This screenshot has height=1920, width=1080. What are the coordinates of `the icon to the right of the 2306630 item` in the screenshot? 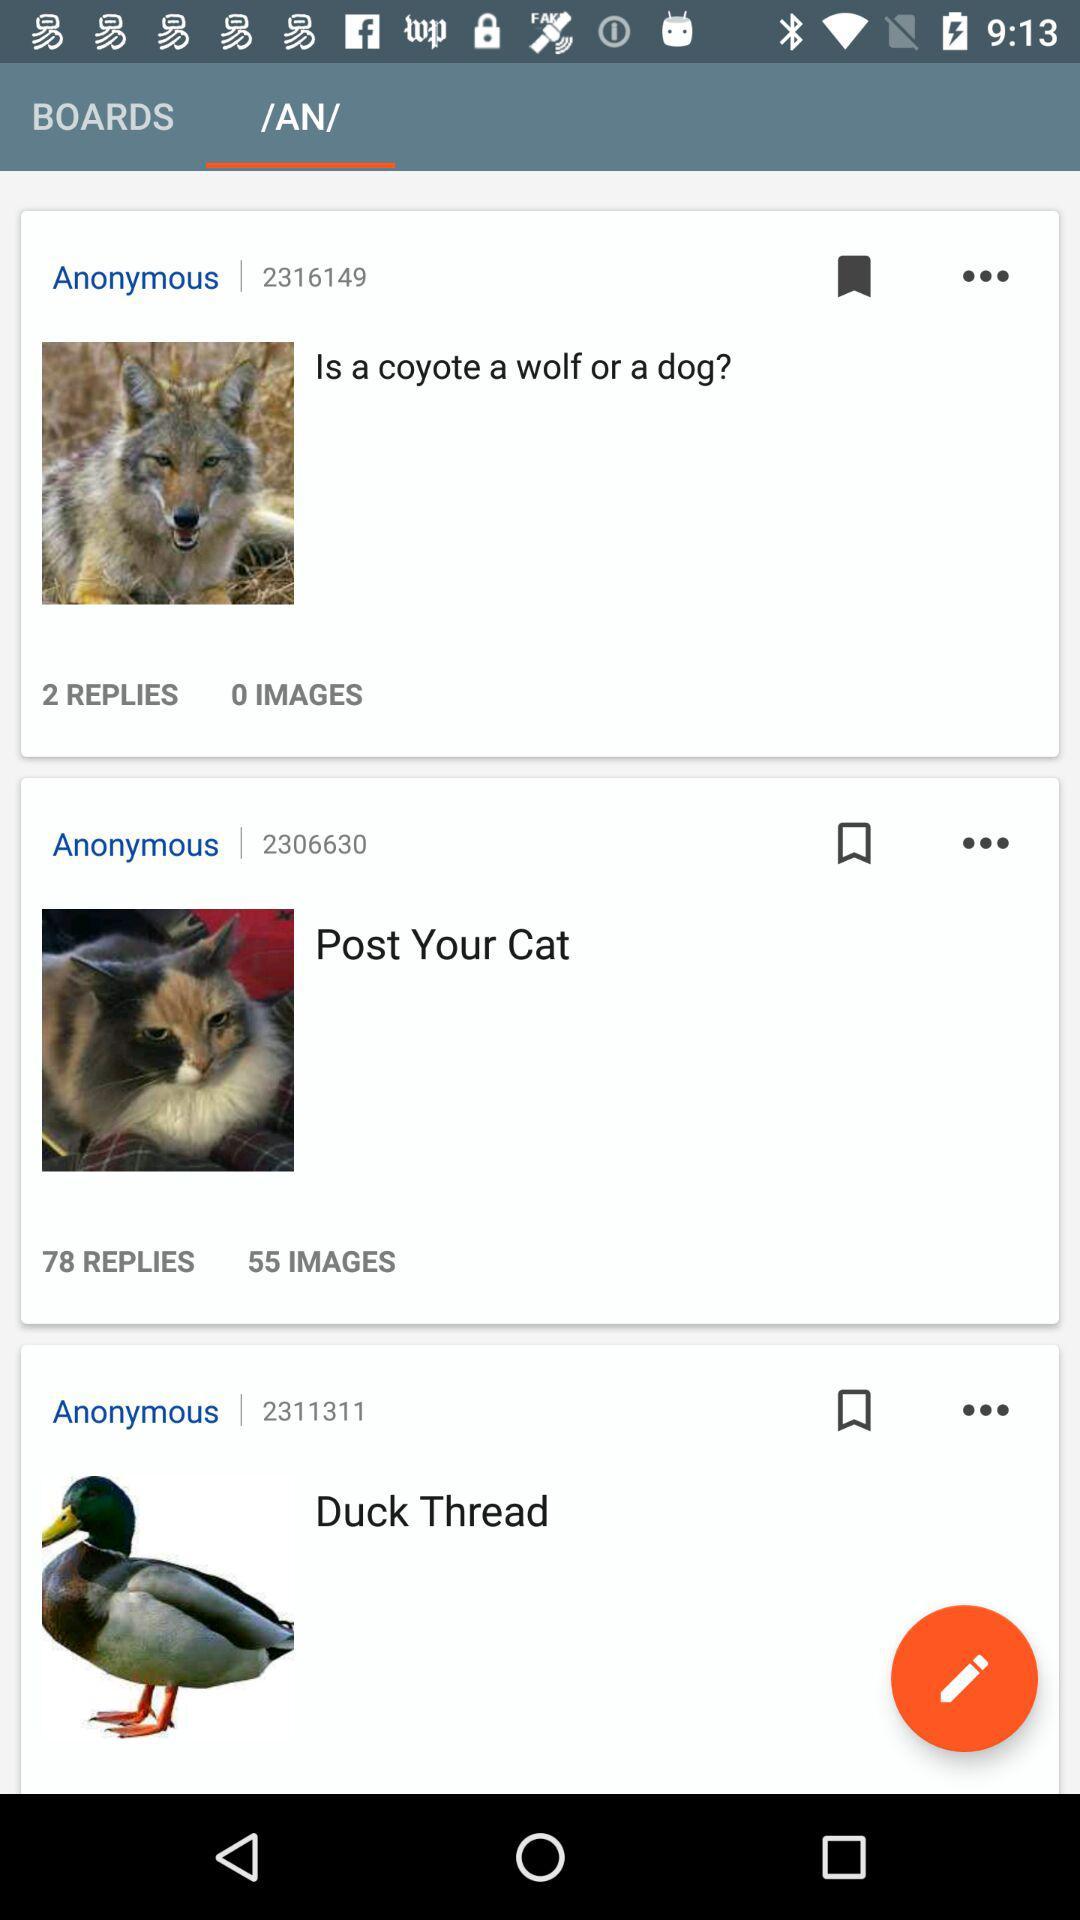 It's located at (854, 843).